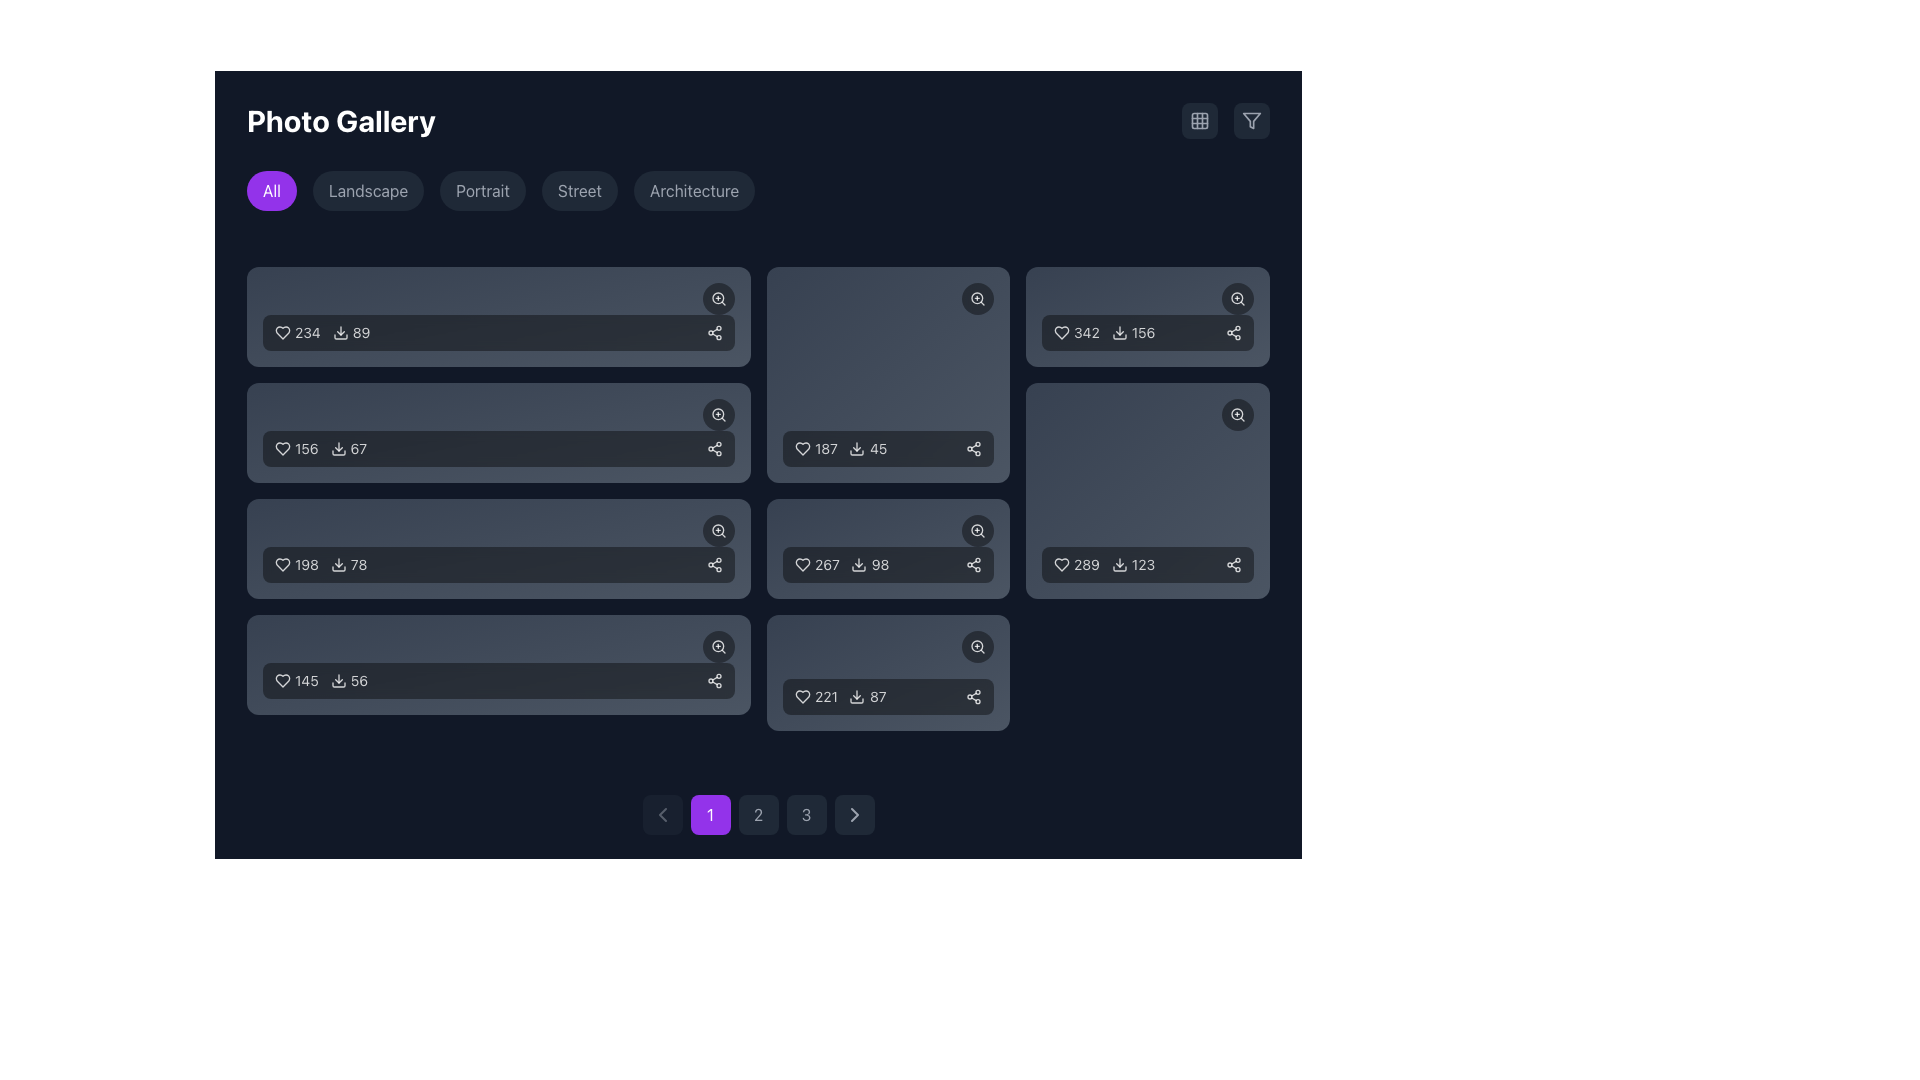 The image size is (1920, 1080). Describe the element at coordinates (714, 447) in the screenshot. I see `the share icon, represented by three circles linked by lines, located in the bottom-right corner of the second horizontal bar beneath the photograph entry to share the photo` at that location.